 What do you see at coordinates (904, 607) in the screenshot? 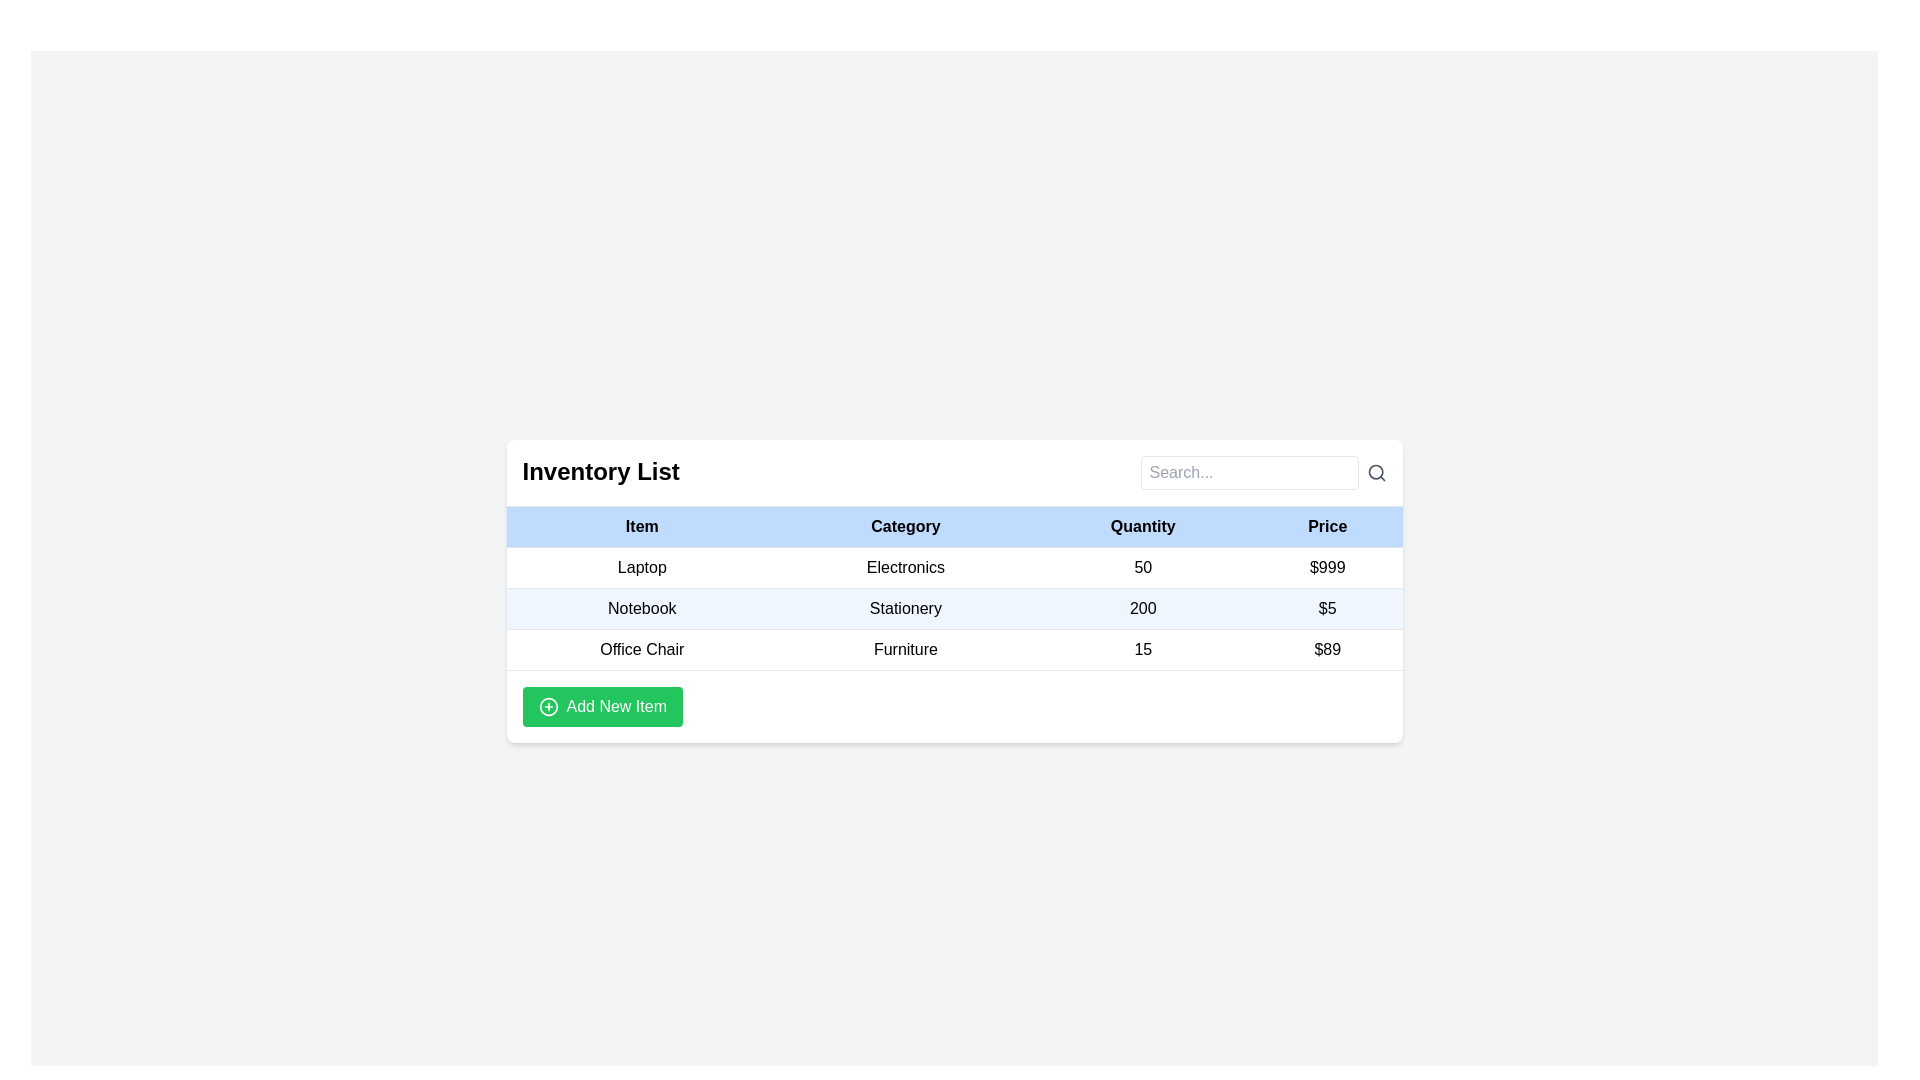
I see `the static text element displaying 'Stationery' in the second row of the 'Inventory List' table, which has a light blue background and is located under the 'Category' column` at bounding box center [904, 607].